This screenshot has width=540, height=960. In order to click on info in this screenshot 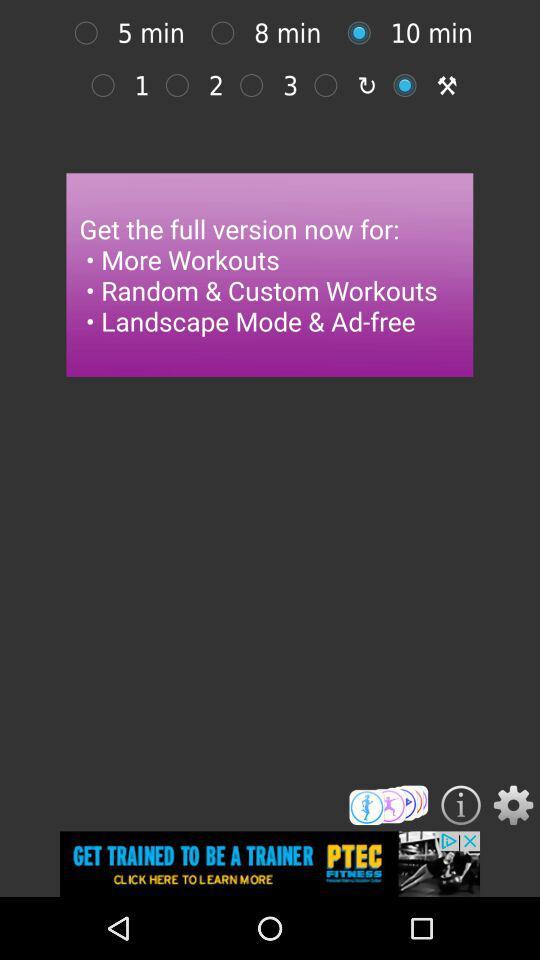, I will do `click(461, 805)`.